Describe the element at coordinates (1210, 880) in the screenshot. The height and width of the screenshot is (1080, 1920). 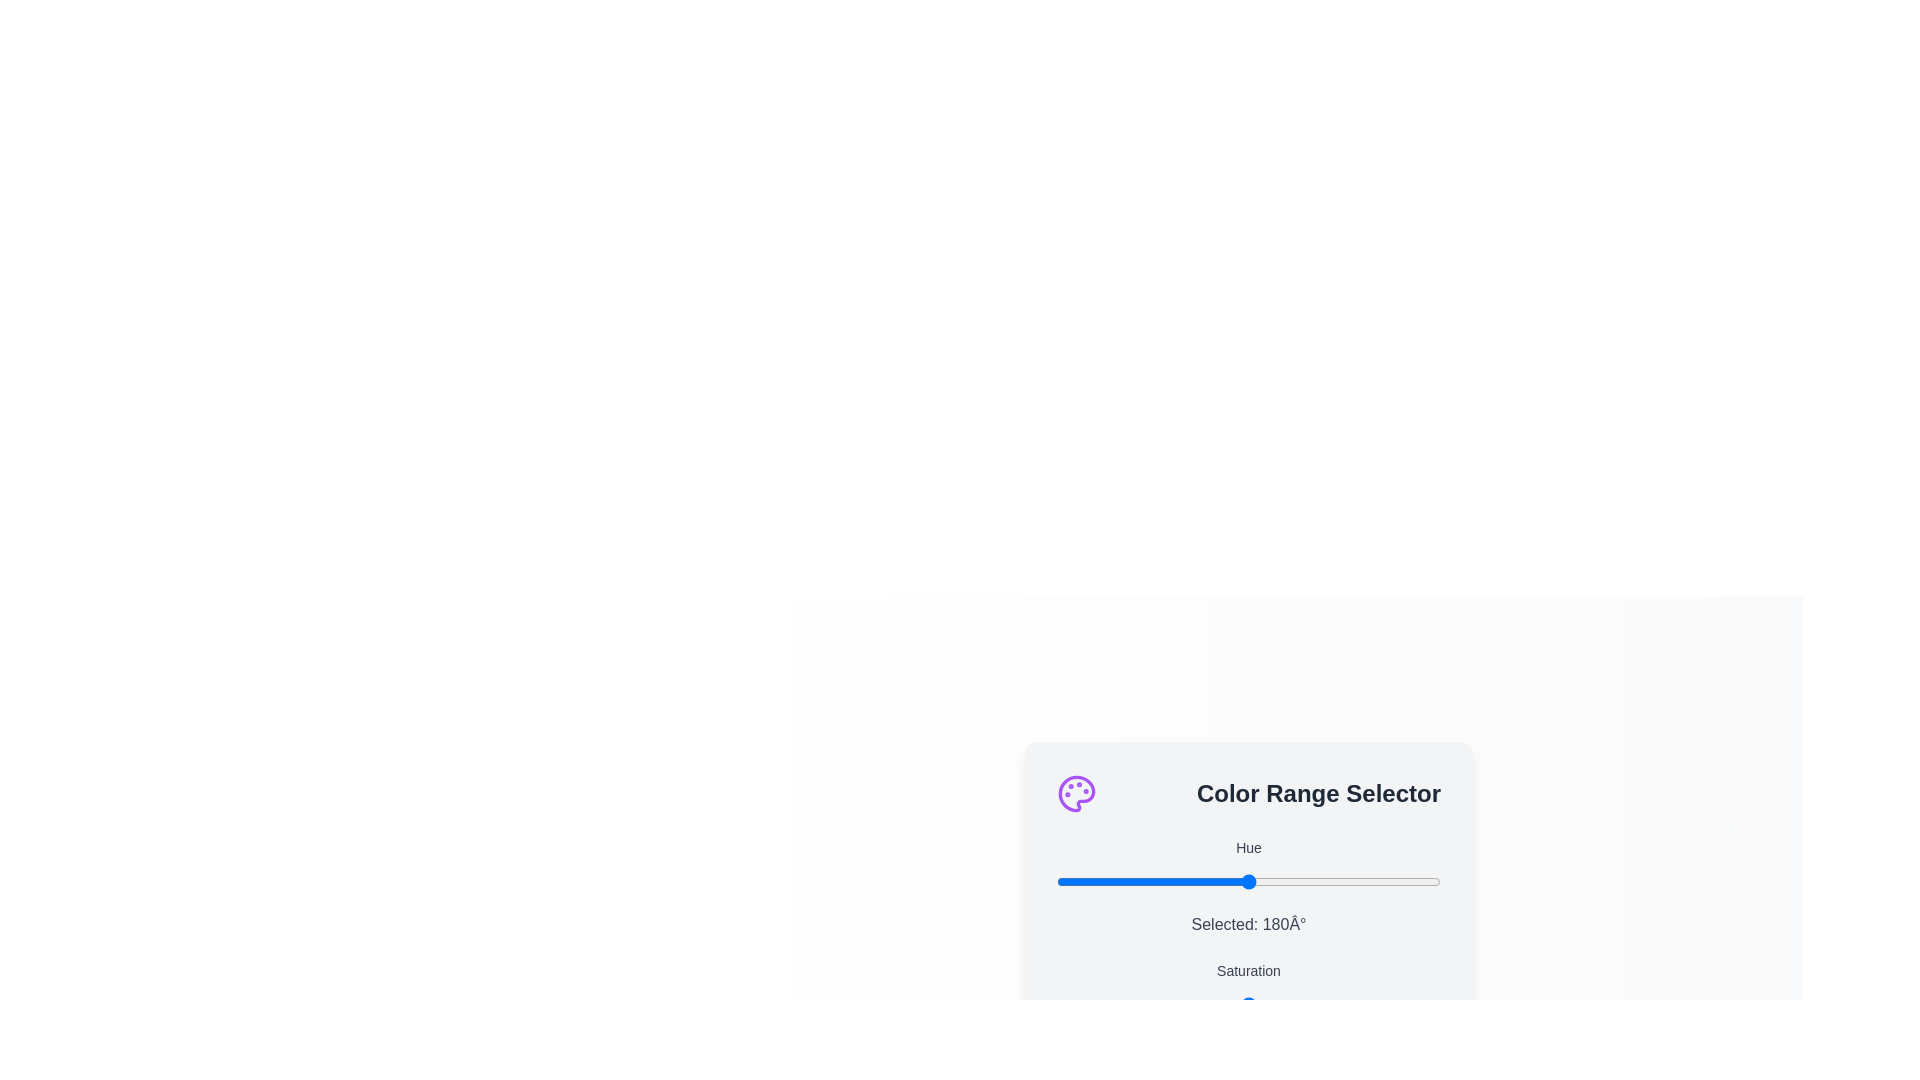
I see `the hue value on the slider` at that location.